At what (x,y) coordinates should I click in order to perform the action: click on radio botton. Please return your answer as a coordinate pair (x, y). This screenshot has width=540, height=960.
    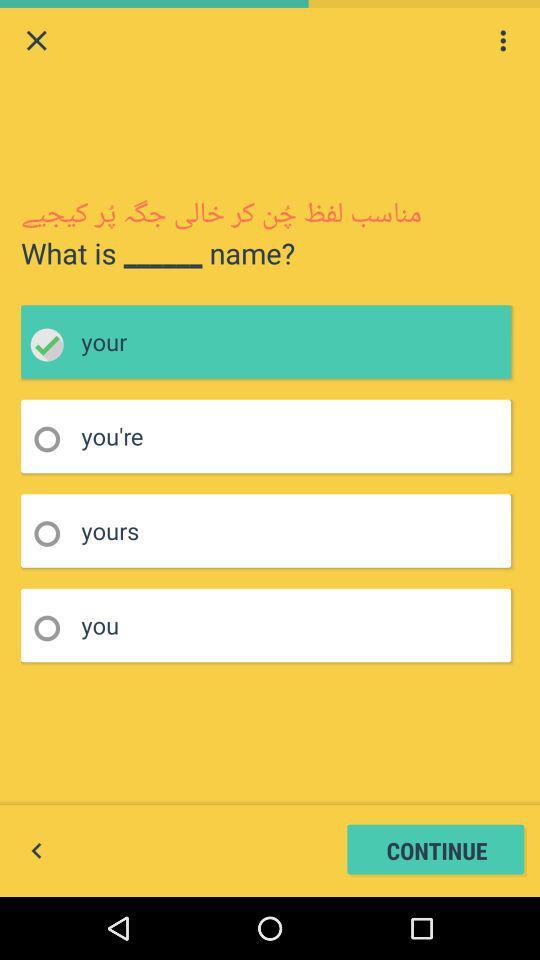
    Looking at the image, I should click on (53, 439).